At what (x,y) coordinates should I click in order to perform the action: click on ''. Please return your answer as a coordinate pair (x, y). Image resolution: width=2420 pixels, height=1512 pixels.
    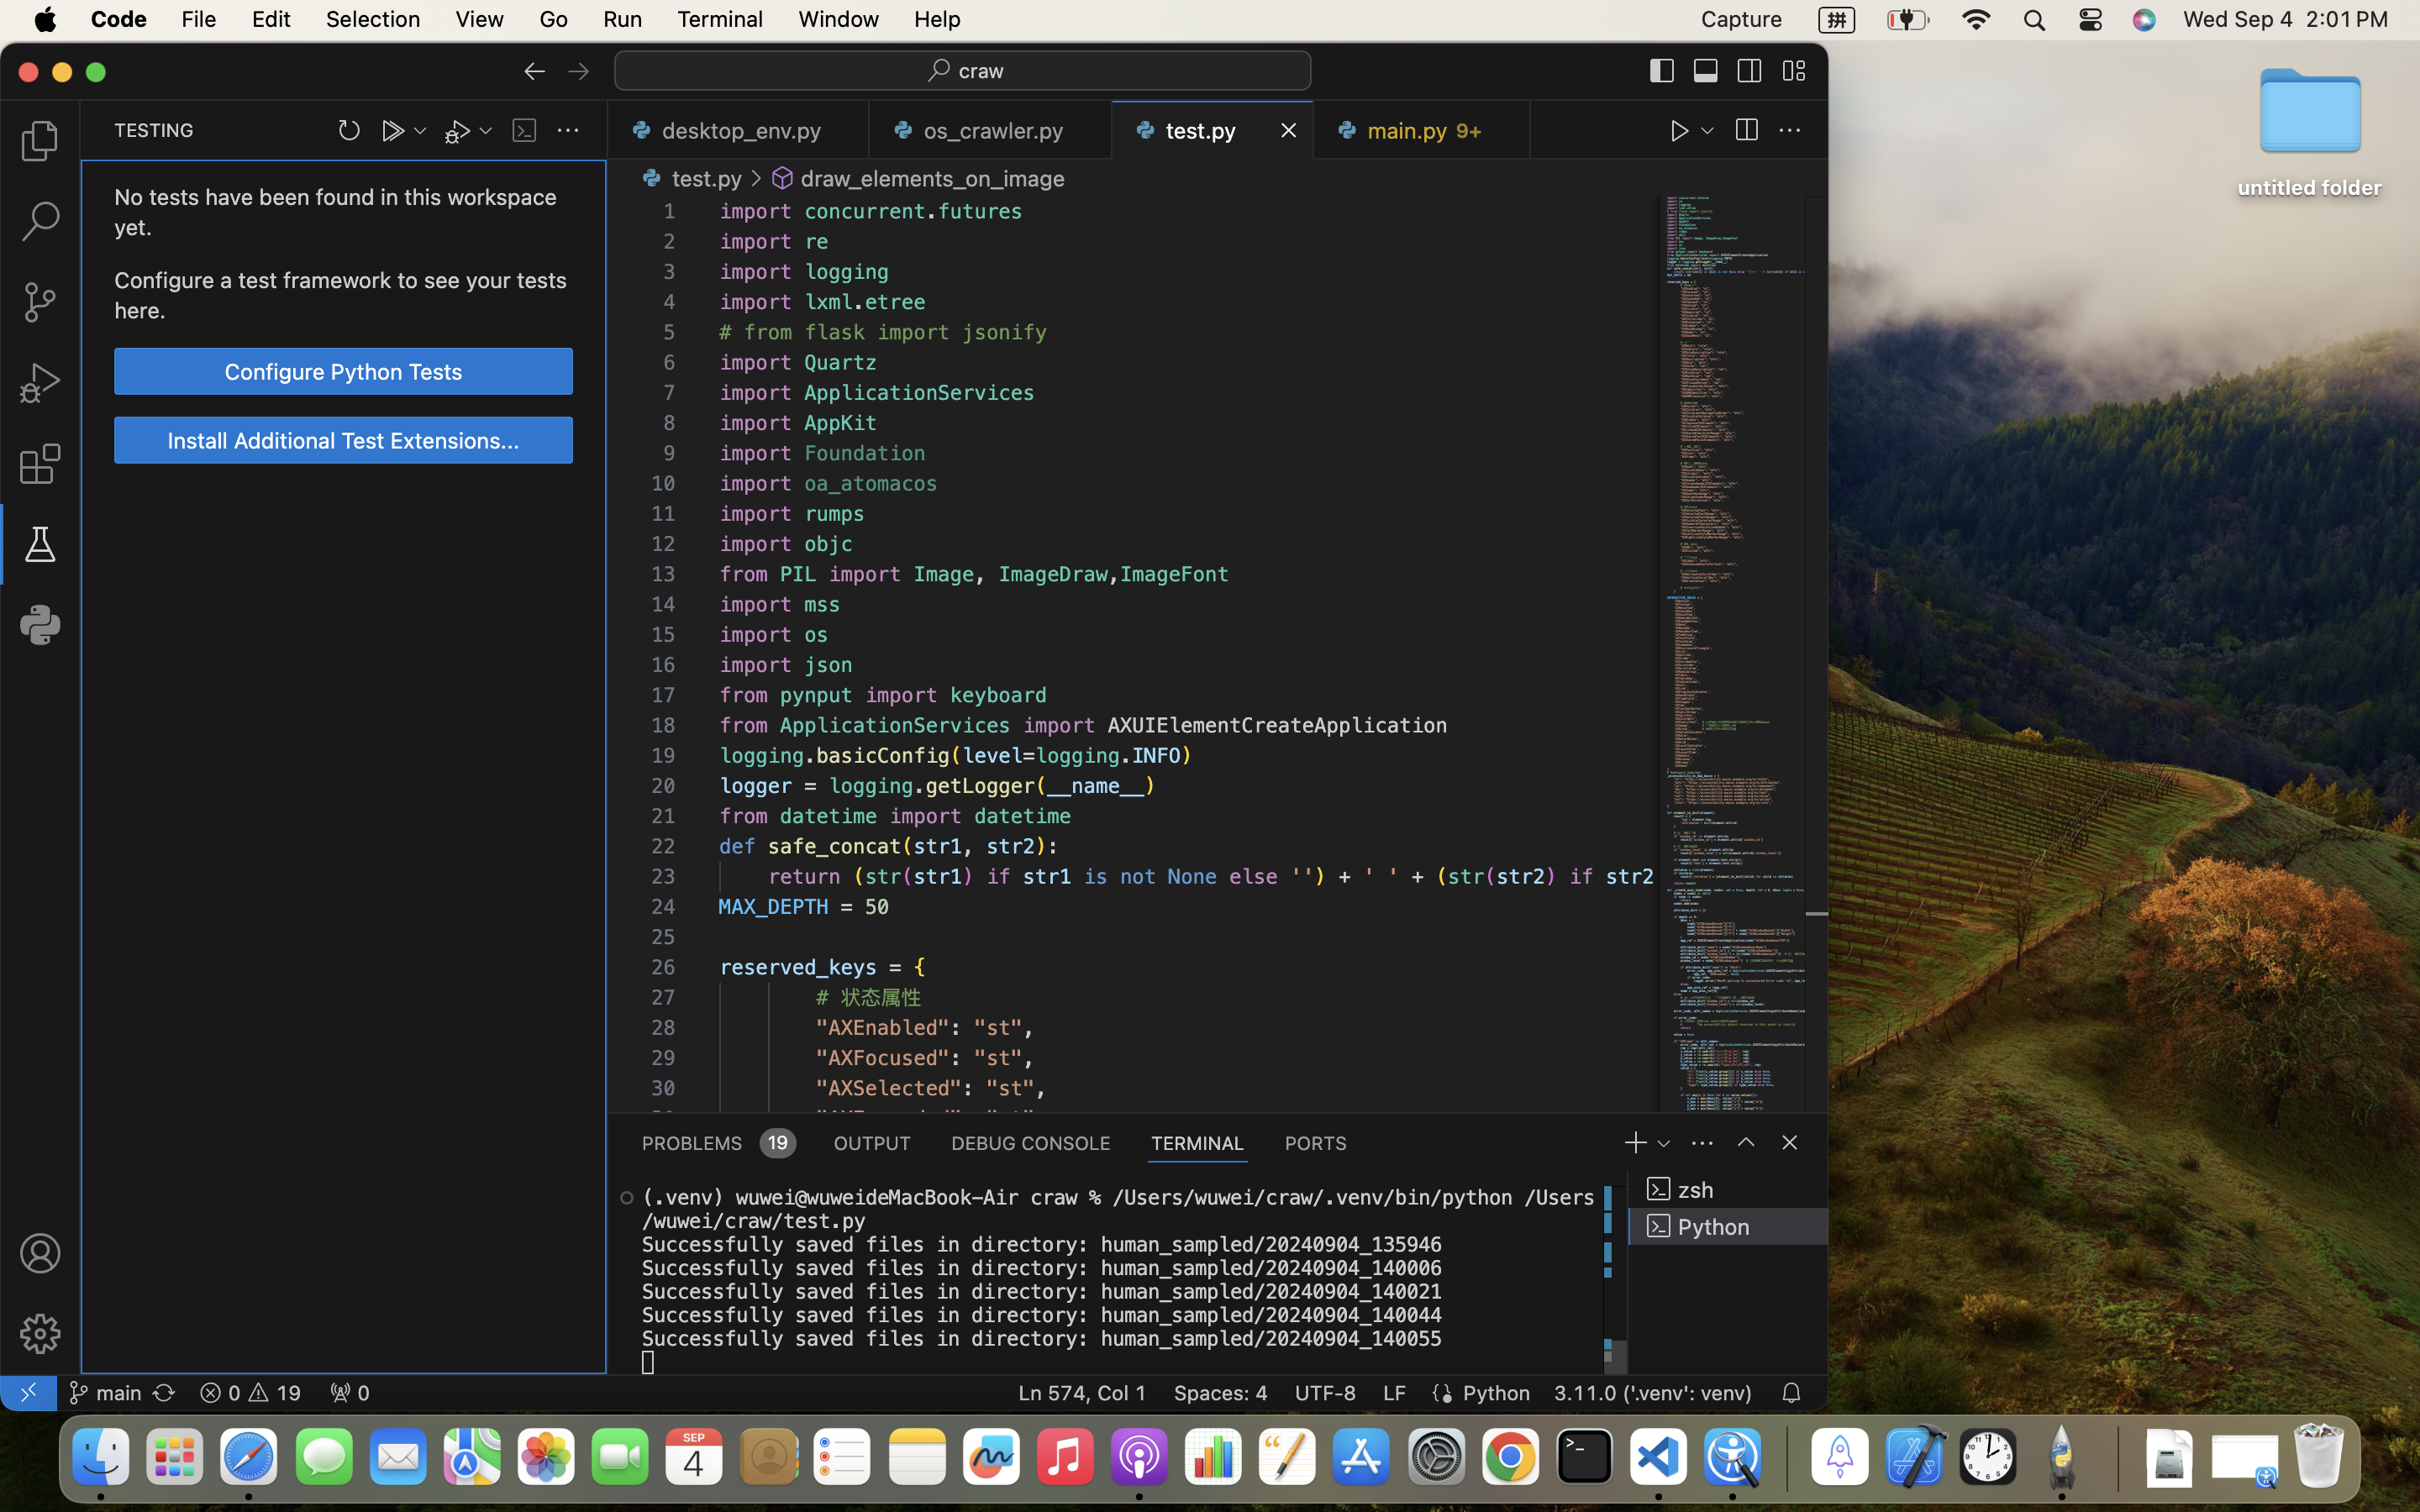
    Looking at the image, I should click on (1660, 70).